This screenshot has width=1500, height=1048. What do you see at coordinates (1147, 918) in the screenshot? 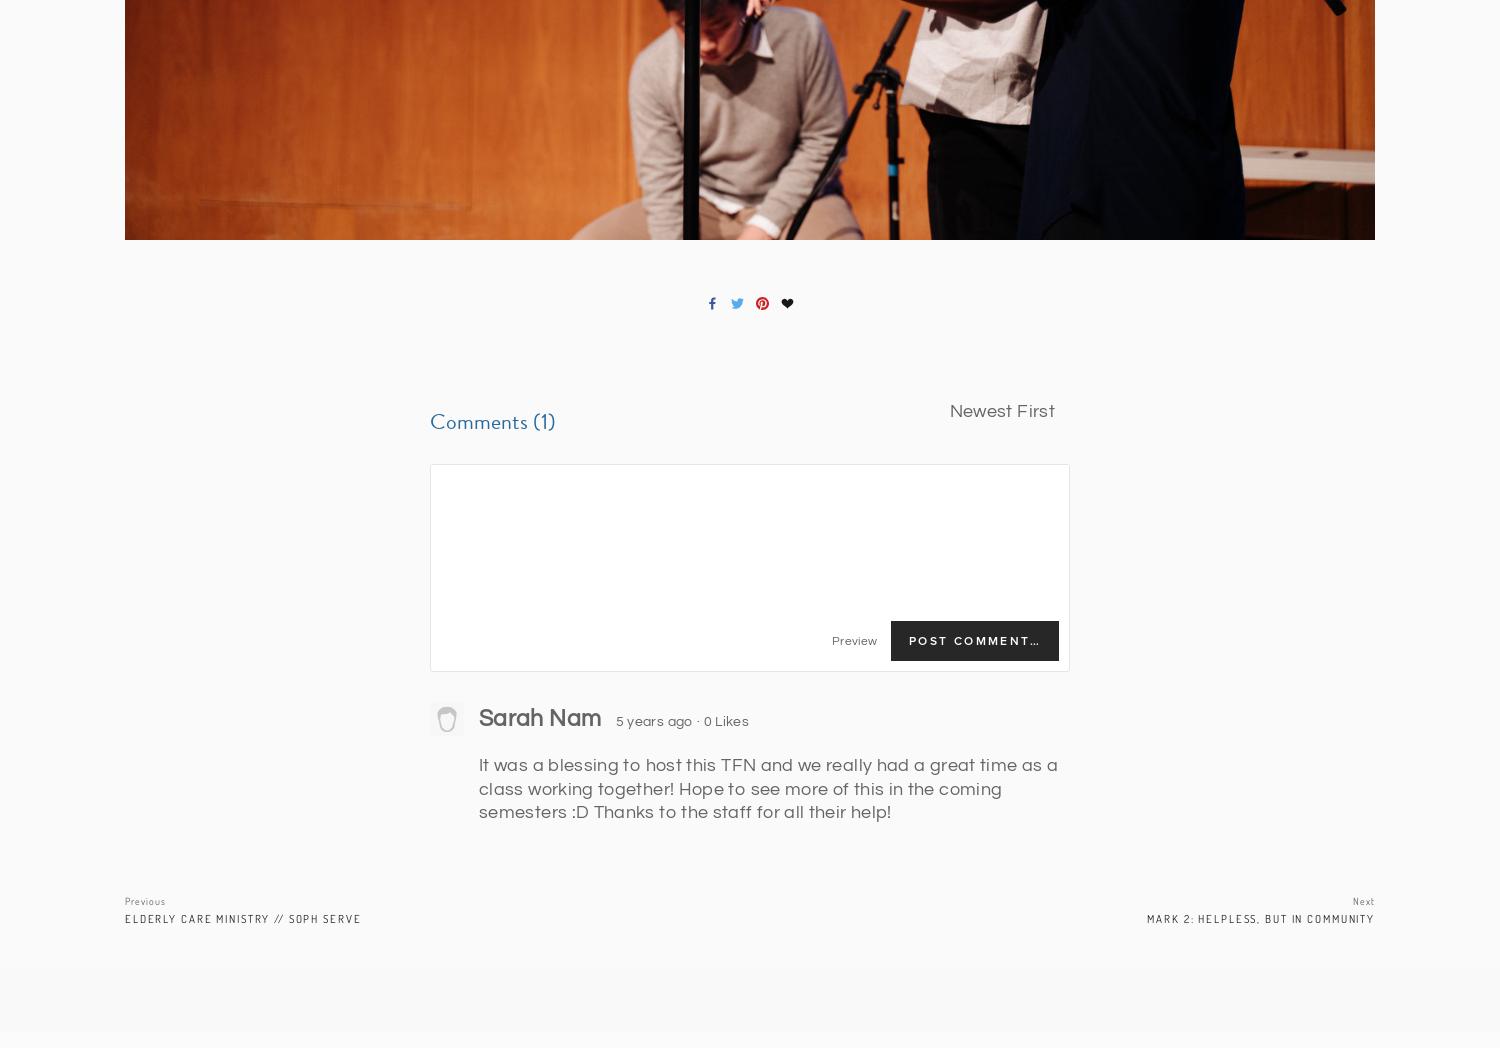
I see `'Mark 2: Helpless, but in Community'` at bounding box center [1147, 918].